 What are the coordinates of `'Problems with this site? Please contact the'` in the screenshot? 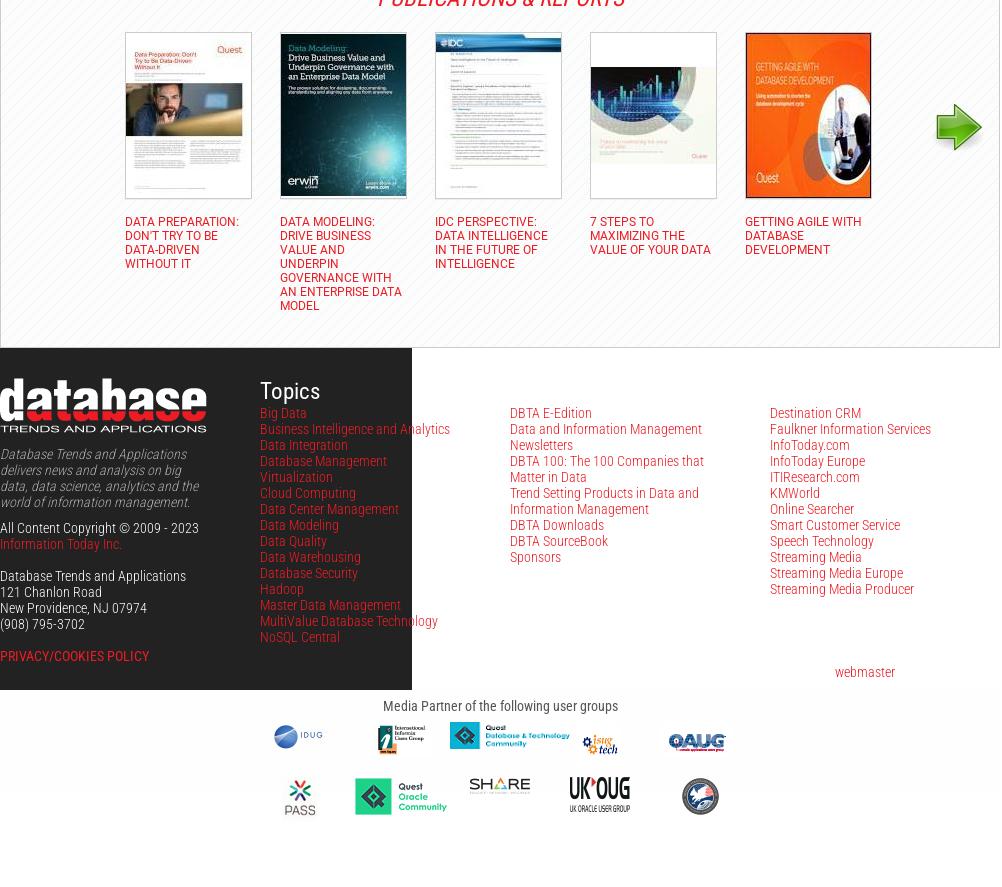 It's located at (598, 670).